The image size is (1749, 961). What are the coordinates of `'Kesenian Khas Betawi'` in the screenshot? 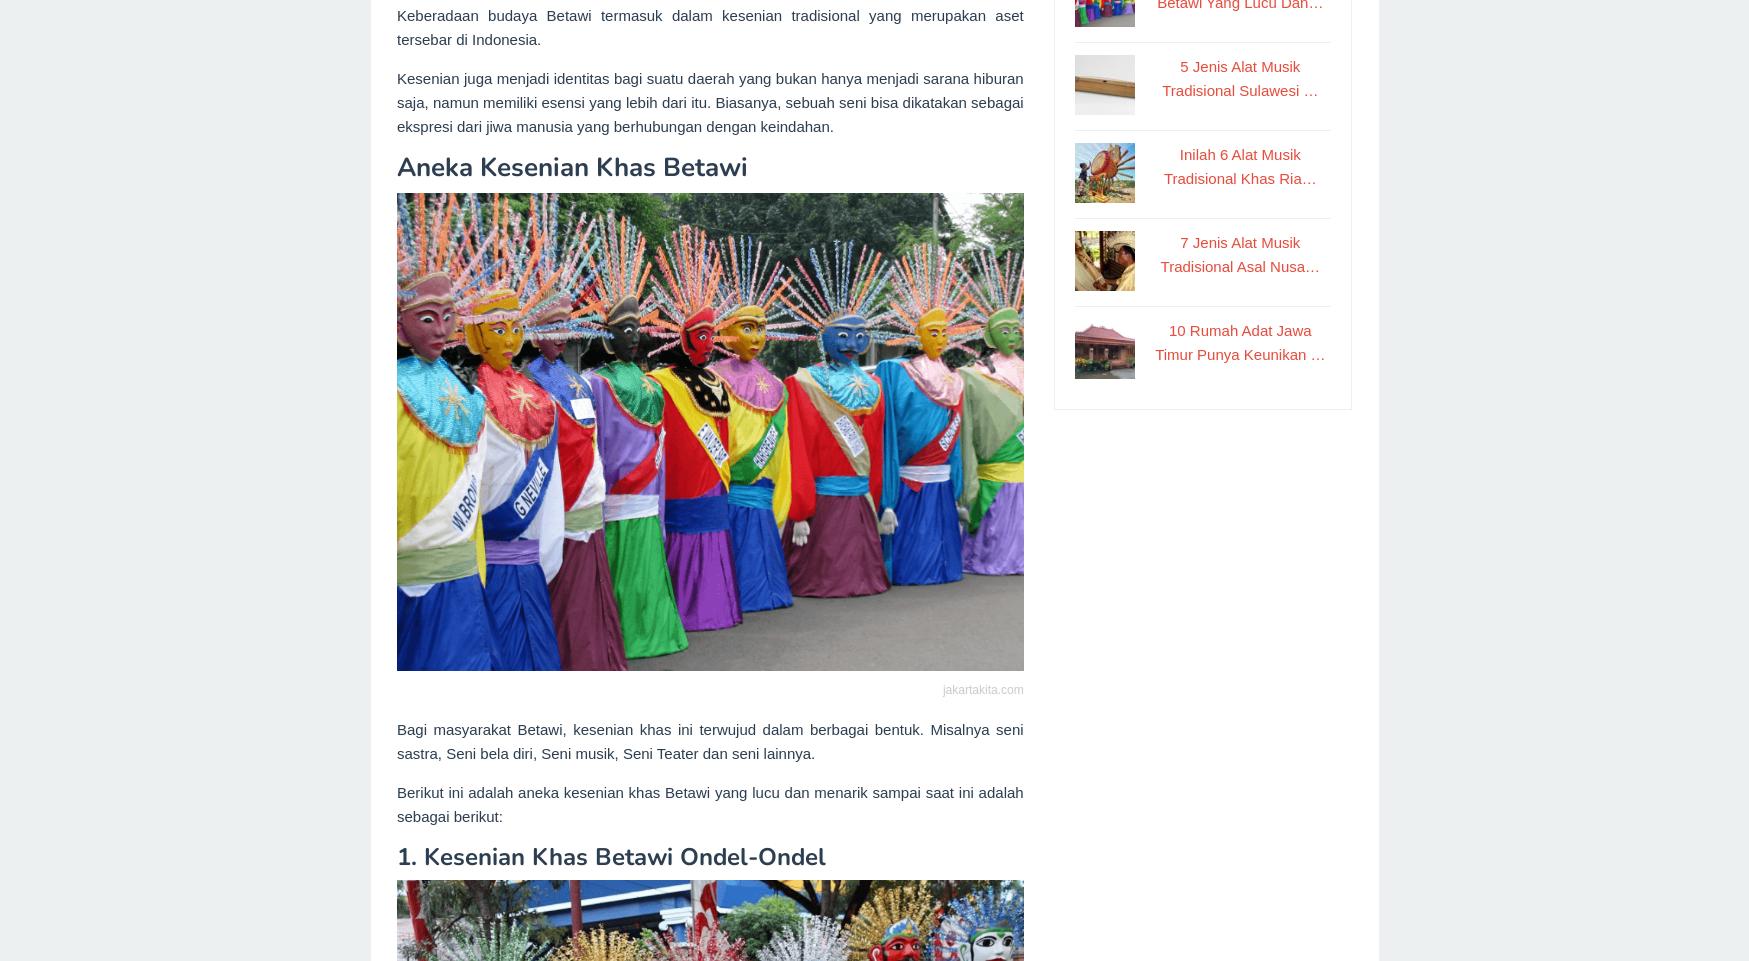 It's located at (422, 856).